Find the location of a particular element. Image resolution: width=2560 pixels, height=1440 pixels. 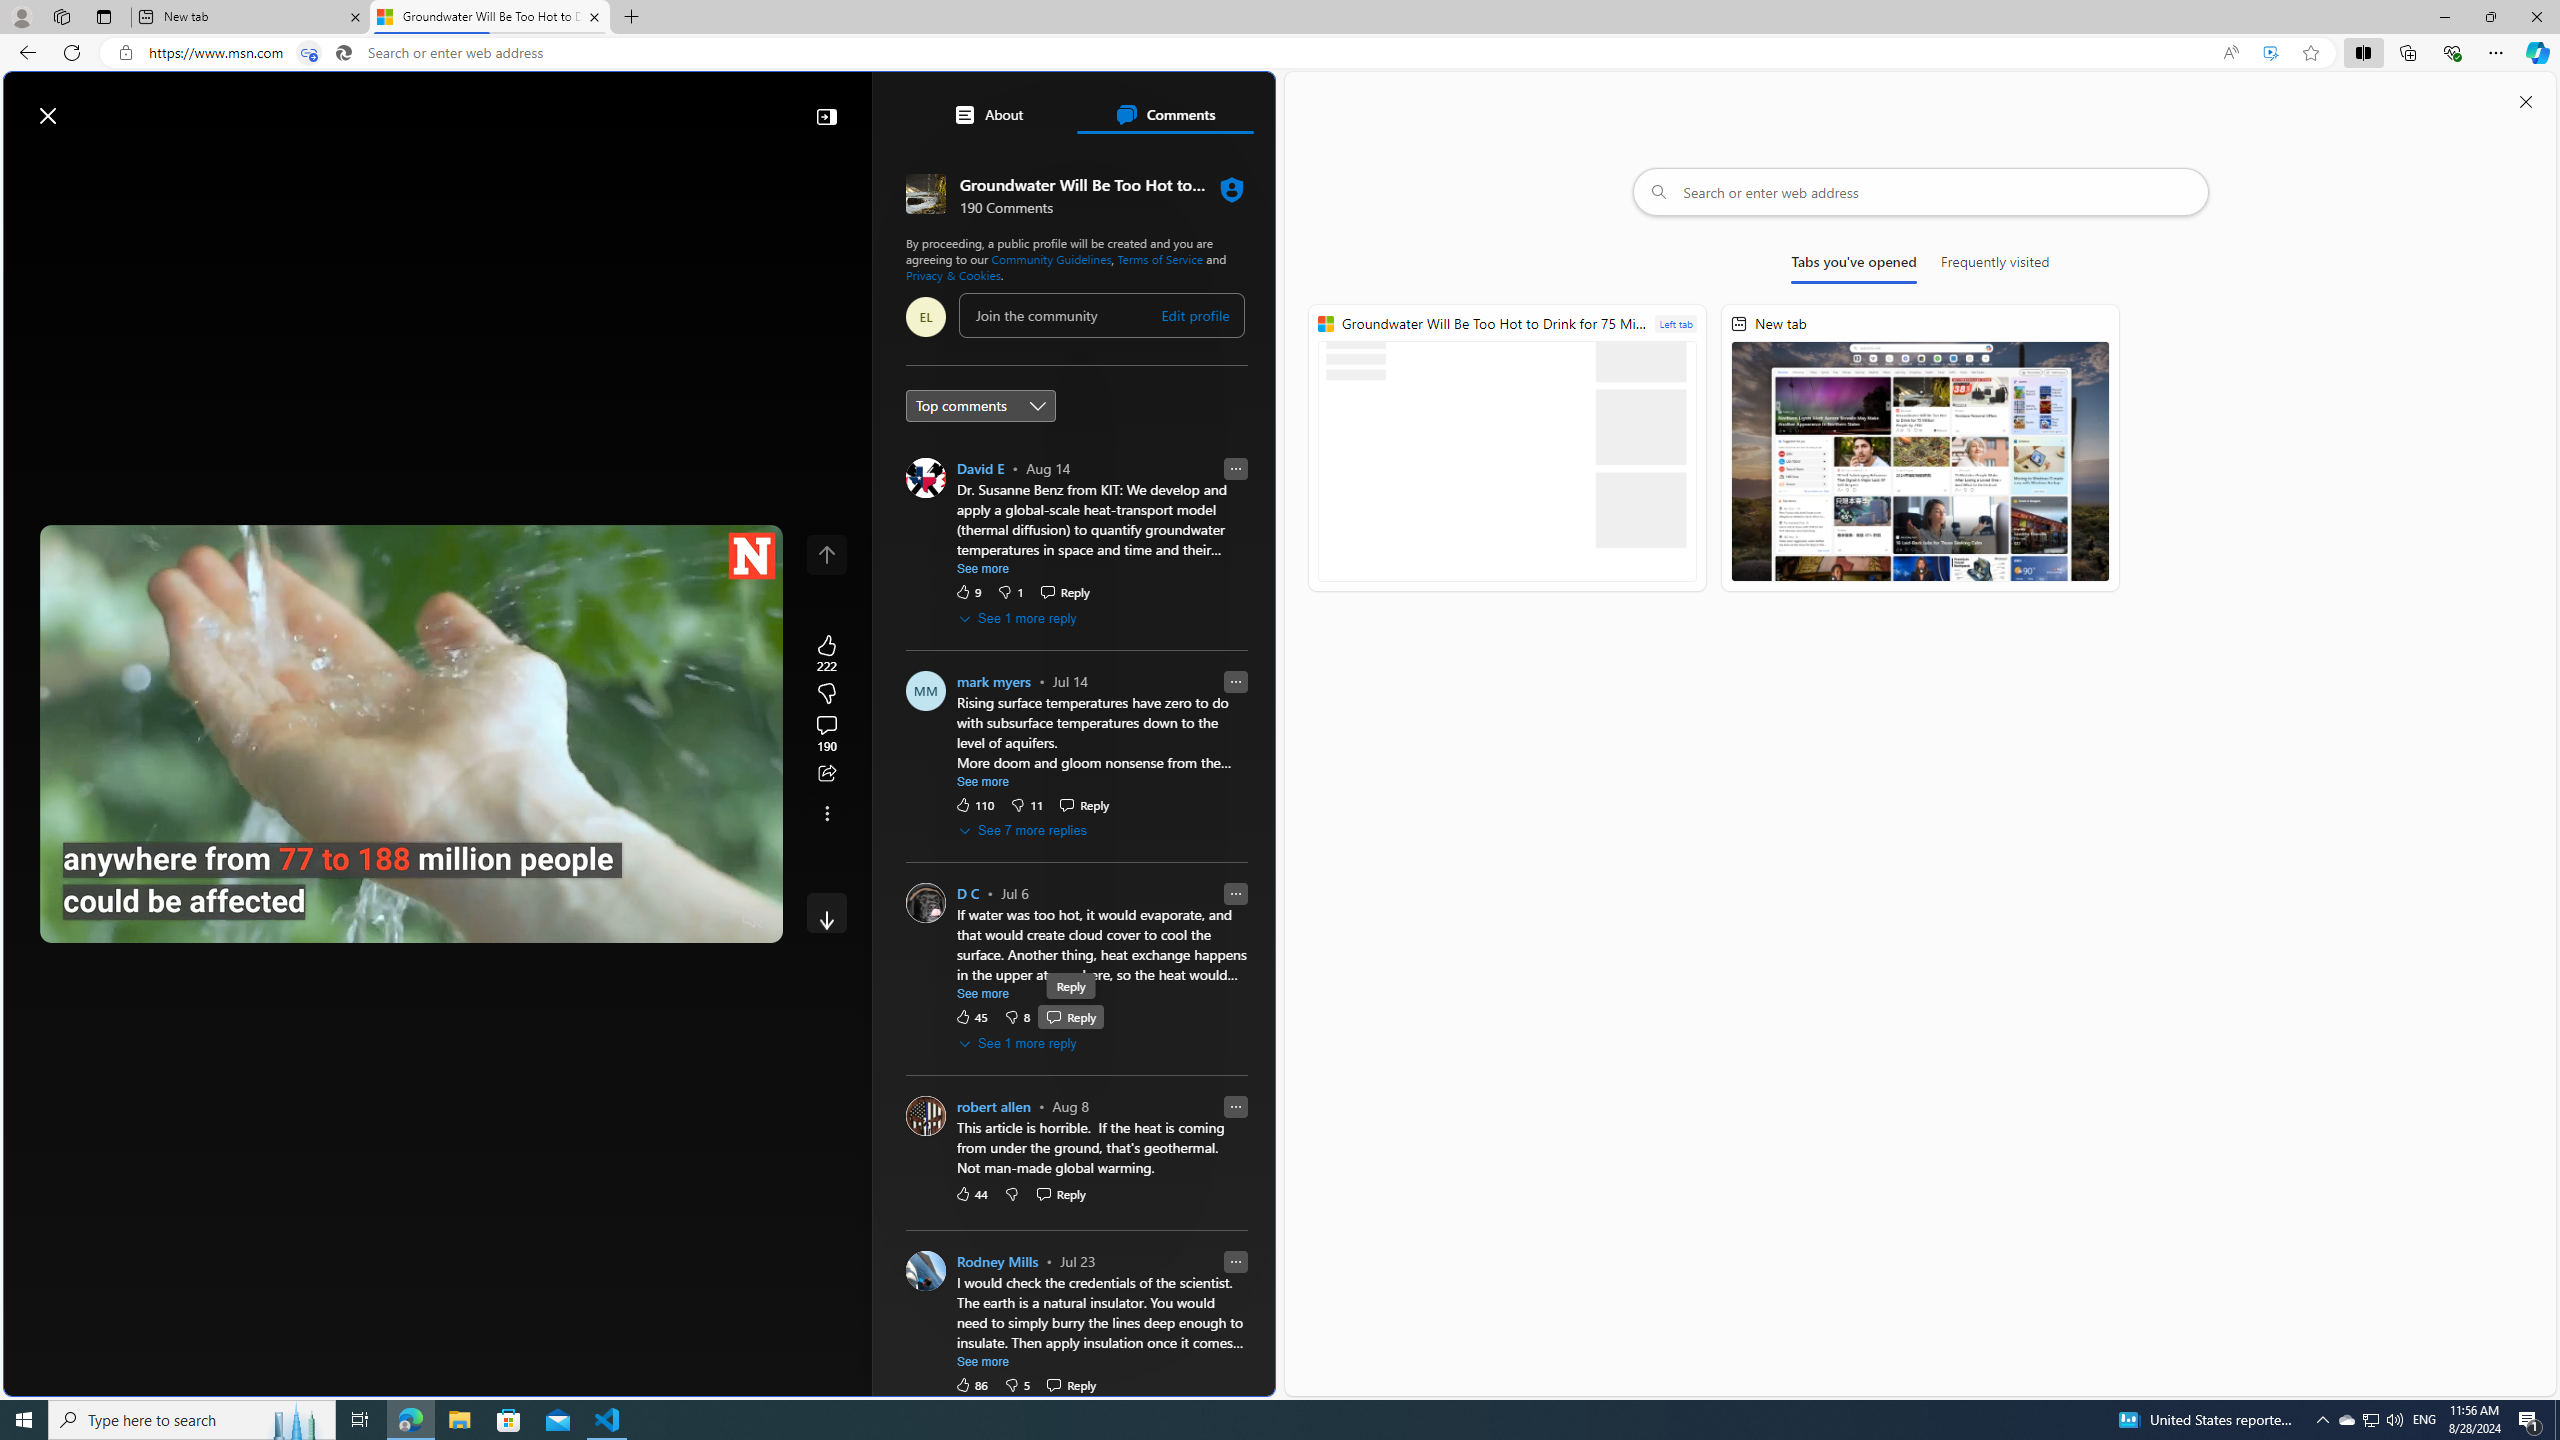

'Quality Settings' is located at coordinates (633, 919).